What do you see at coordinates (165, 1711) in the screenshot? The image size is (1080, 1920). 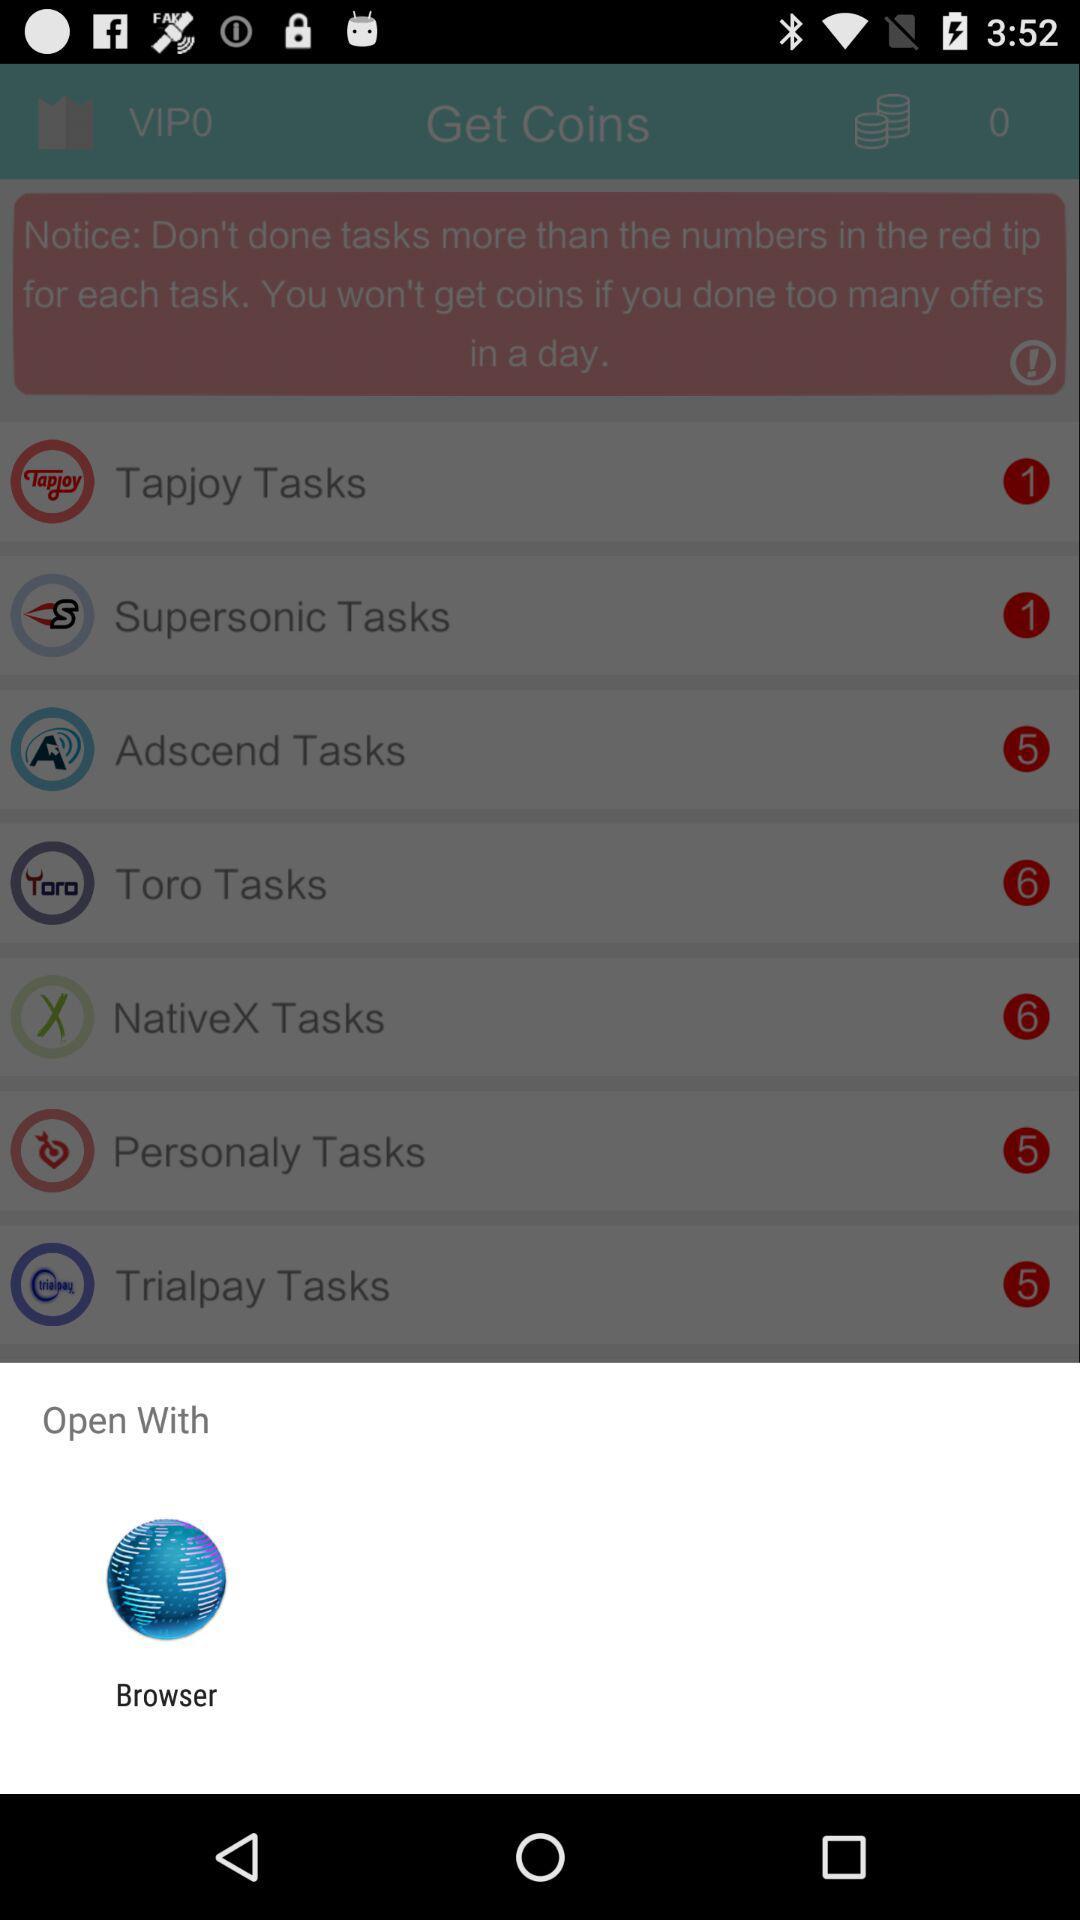 I see `browser item` at bounding box center [165, 1711].